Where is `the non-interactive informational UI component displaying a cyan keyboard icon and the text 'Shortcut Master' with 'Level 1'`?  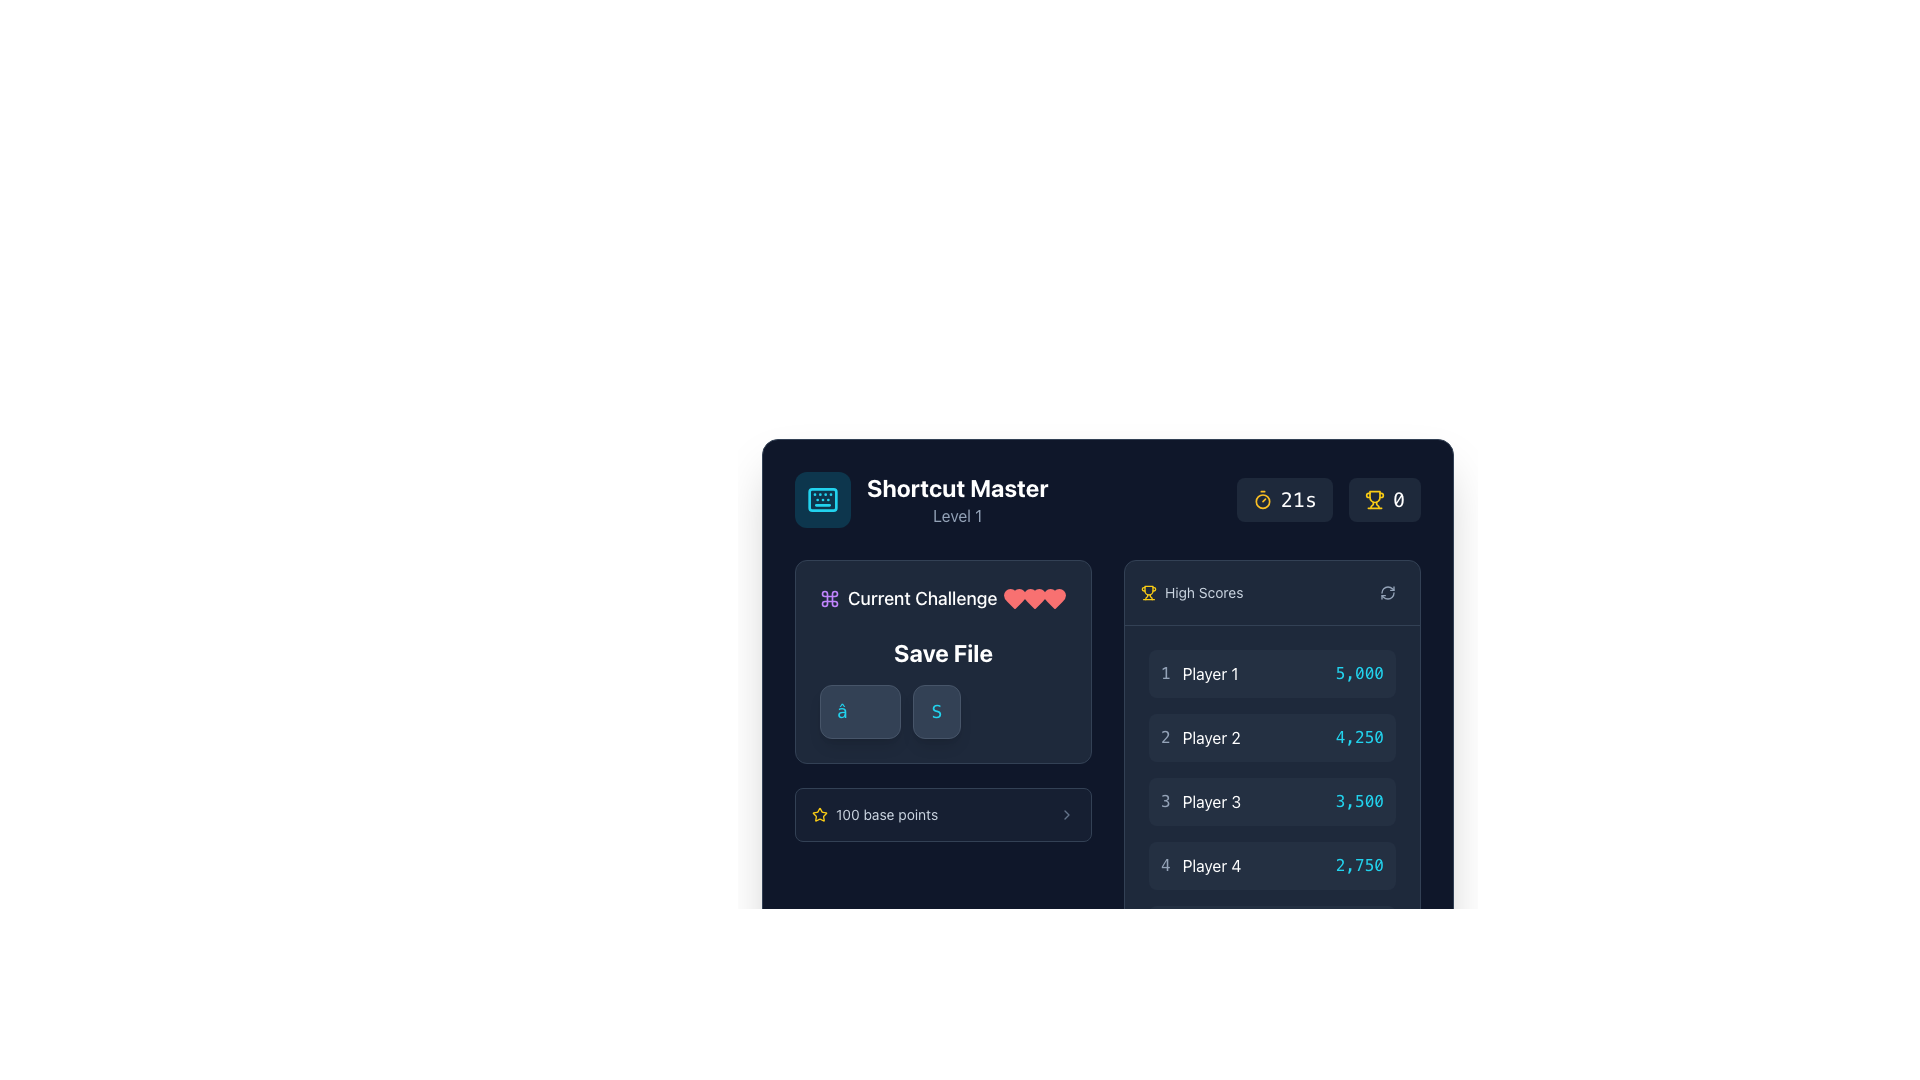
the non-interactive informational UI component displaying a cyan keyboard icon and the text 'Shortcut Master' with 'Level 1' is located at coordinates (920, 499).